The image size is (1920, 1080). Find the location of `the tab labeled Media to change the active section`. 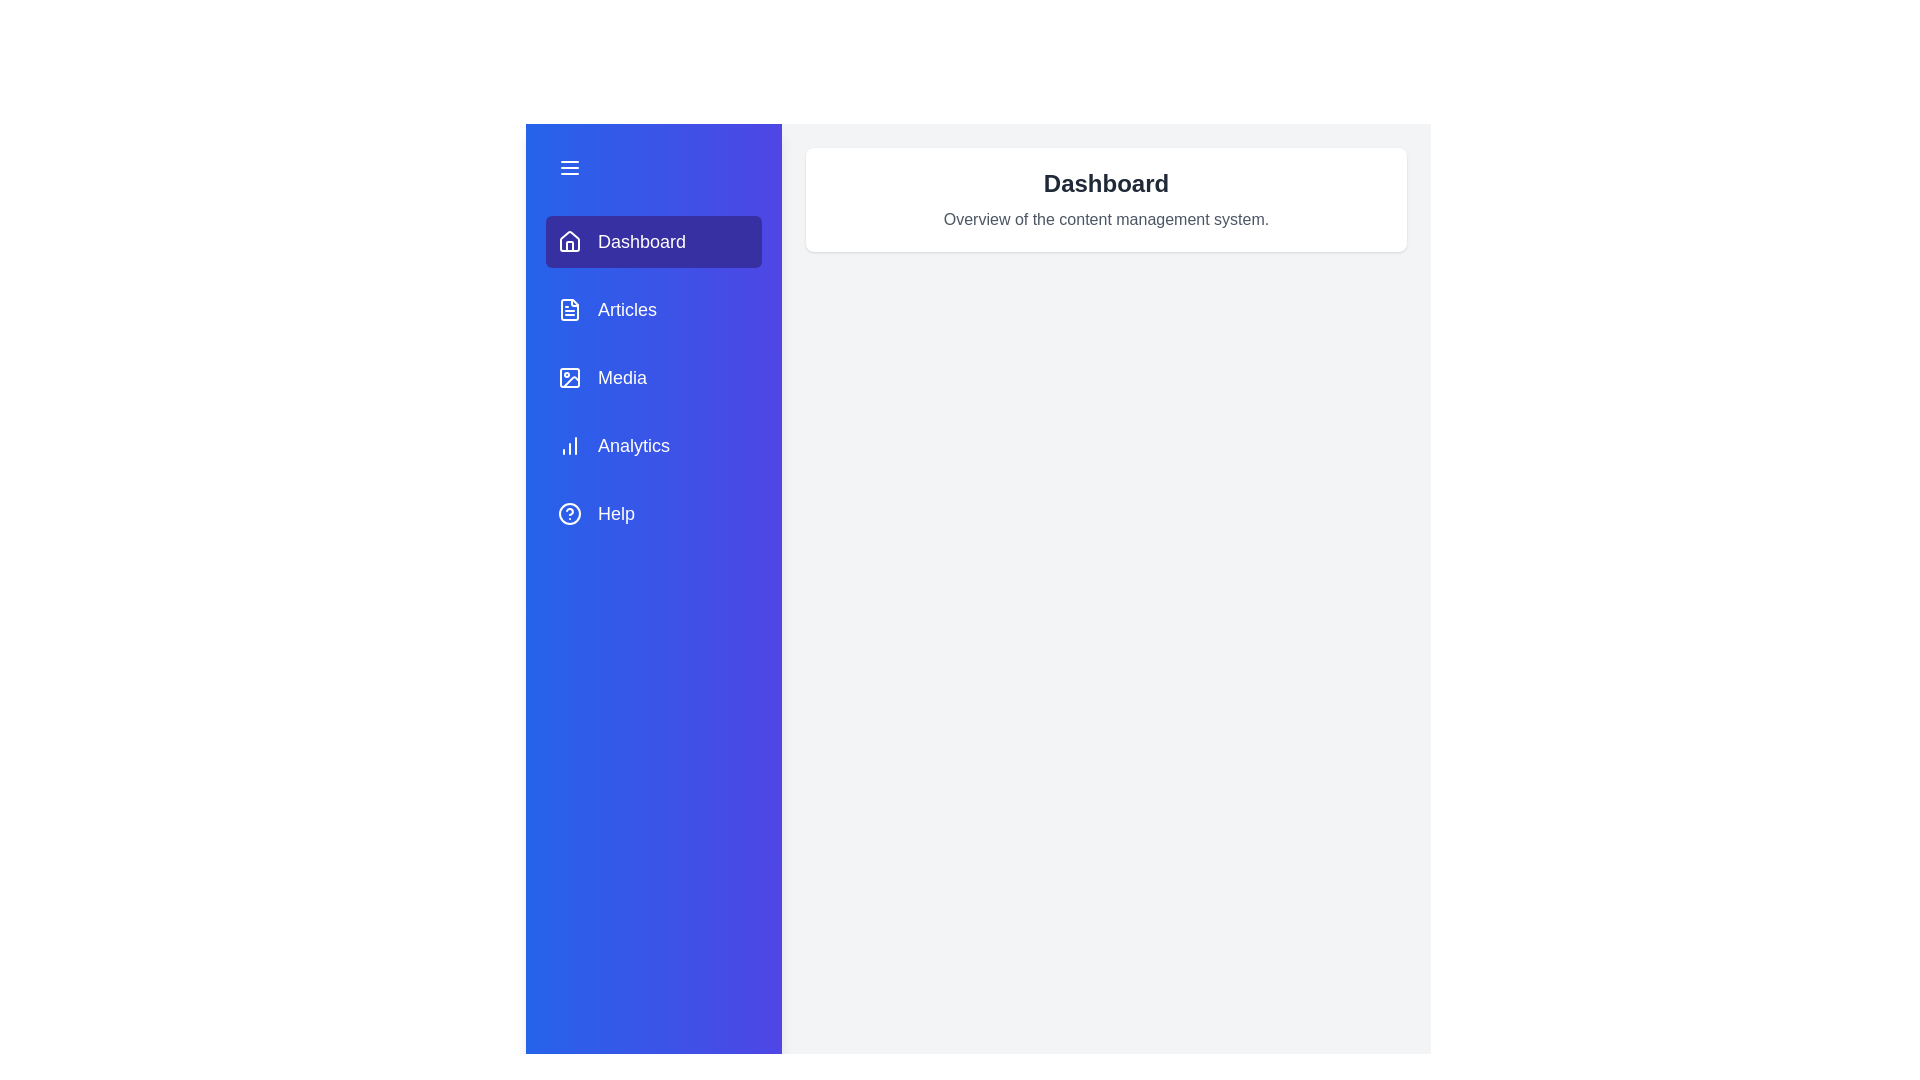

the tab labeled Media to change the active section is located at coordinates (653, 378).